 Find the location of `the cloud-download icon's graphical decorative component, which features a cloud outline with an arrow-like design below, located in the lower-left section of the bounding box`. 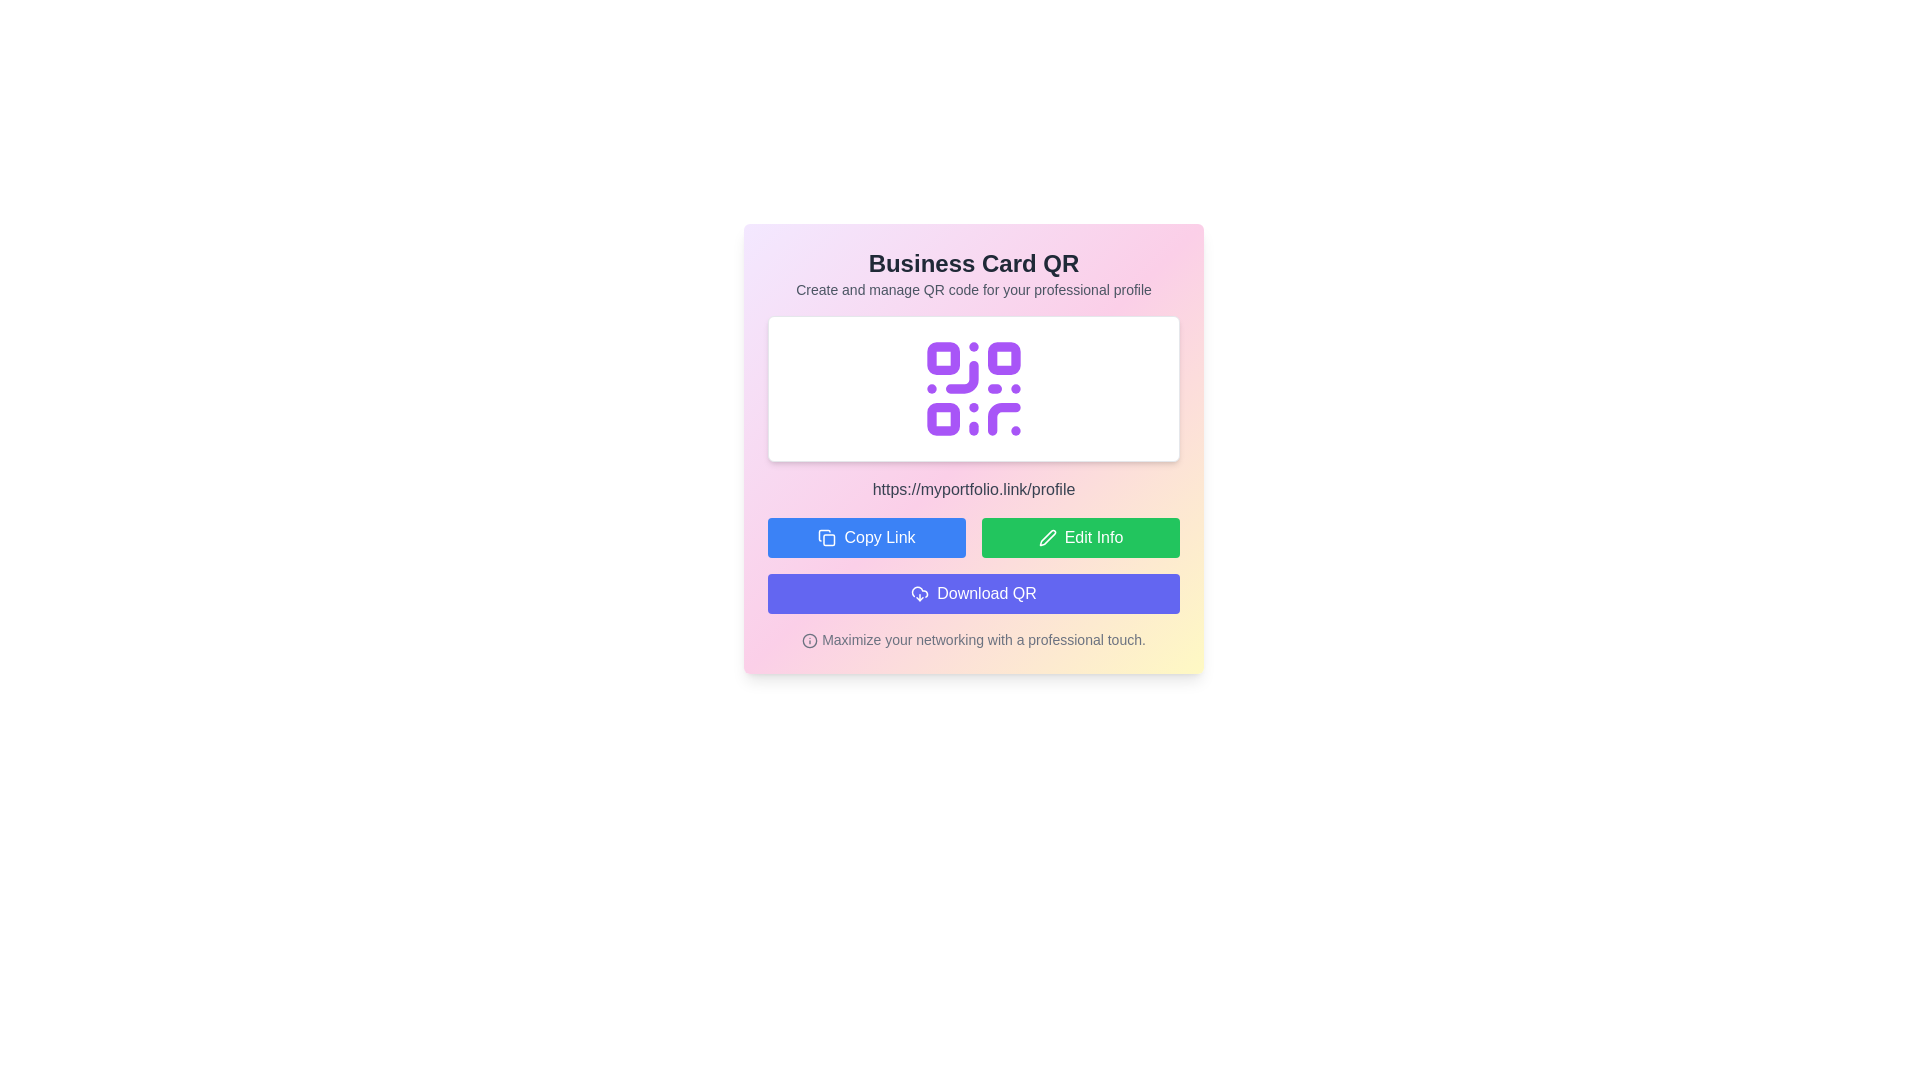

the cloud-download icon's graphical decorative component, which features a cloud outline with an arrow-like design below, located in the lower-left section of the bounding box is located at coordinates (919, 591).